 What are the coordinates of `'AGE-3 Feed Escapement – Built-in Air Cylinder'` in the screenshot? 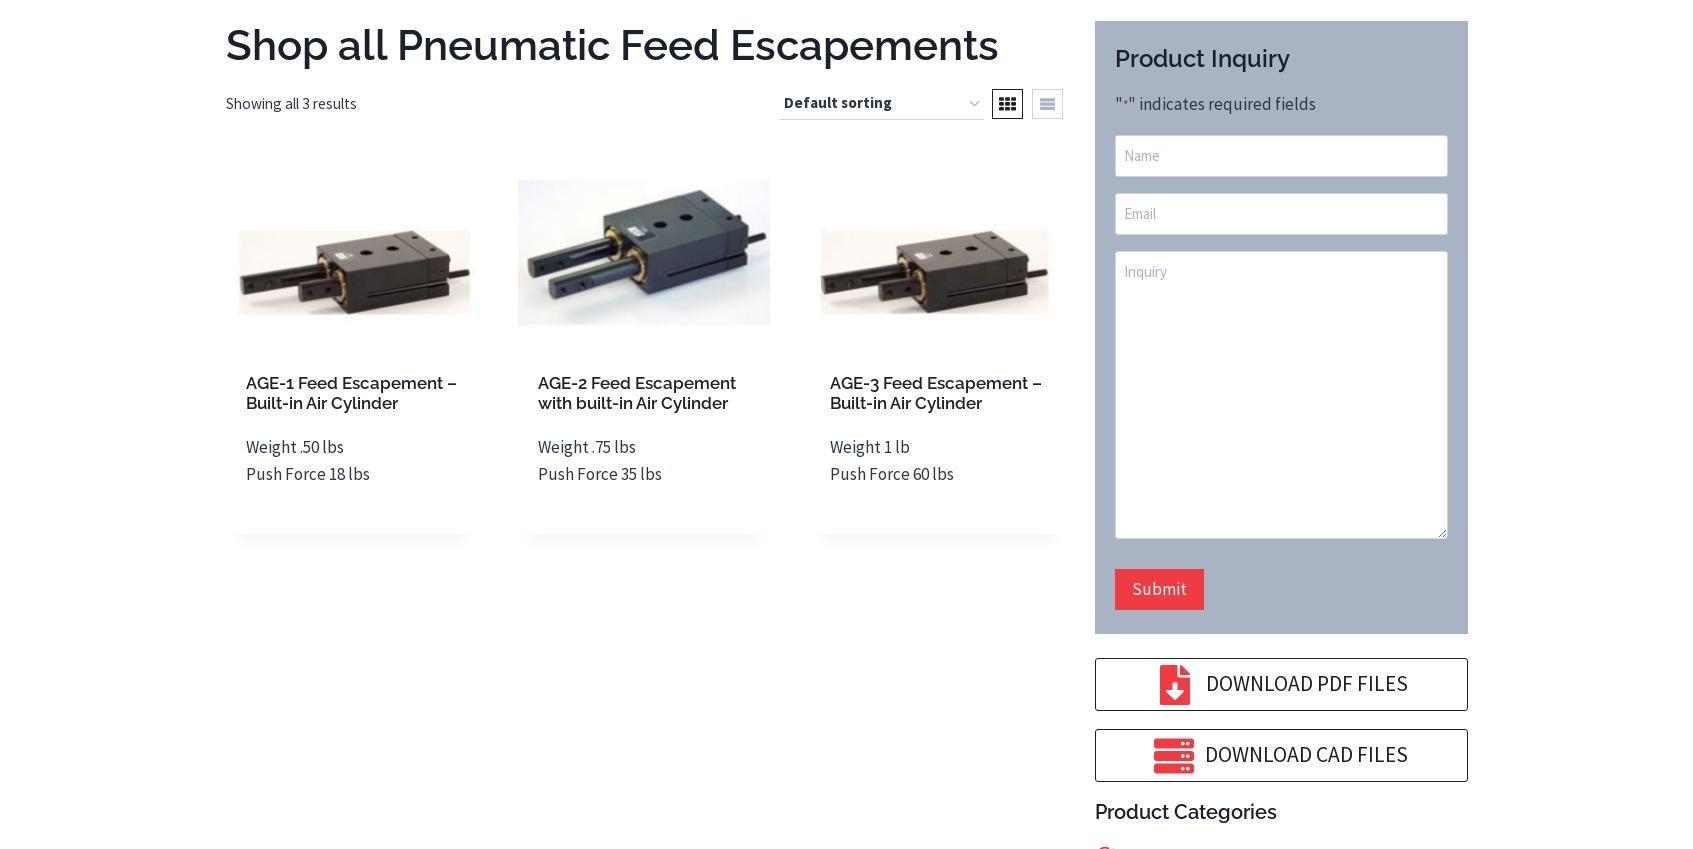 It's located at (935, 391).